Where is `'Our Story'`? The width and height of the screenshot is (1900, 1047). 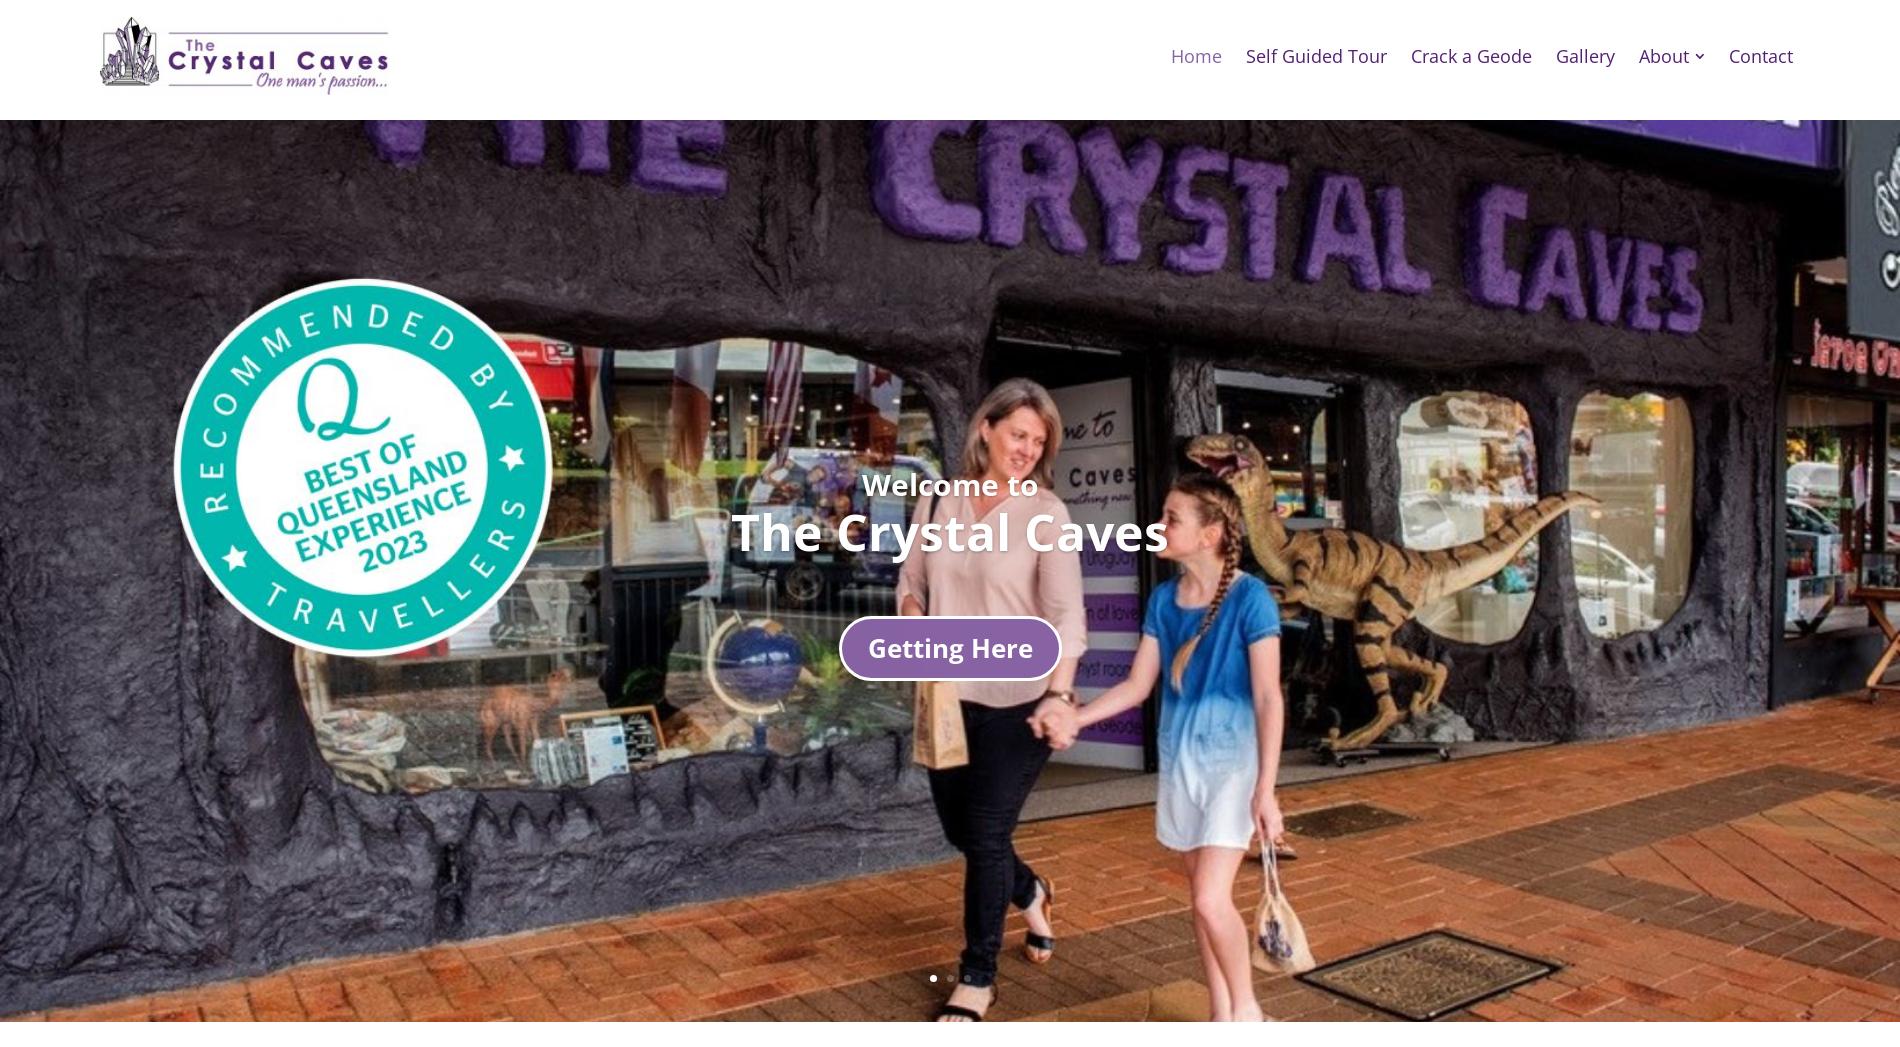
'Our Story' is located at coordinates (1697, 129).